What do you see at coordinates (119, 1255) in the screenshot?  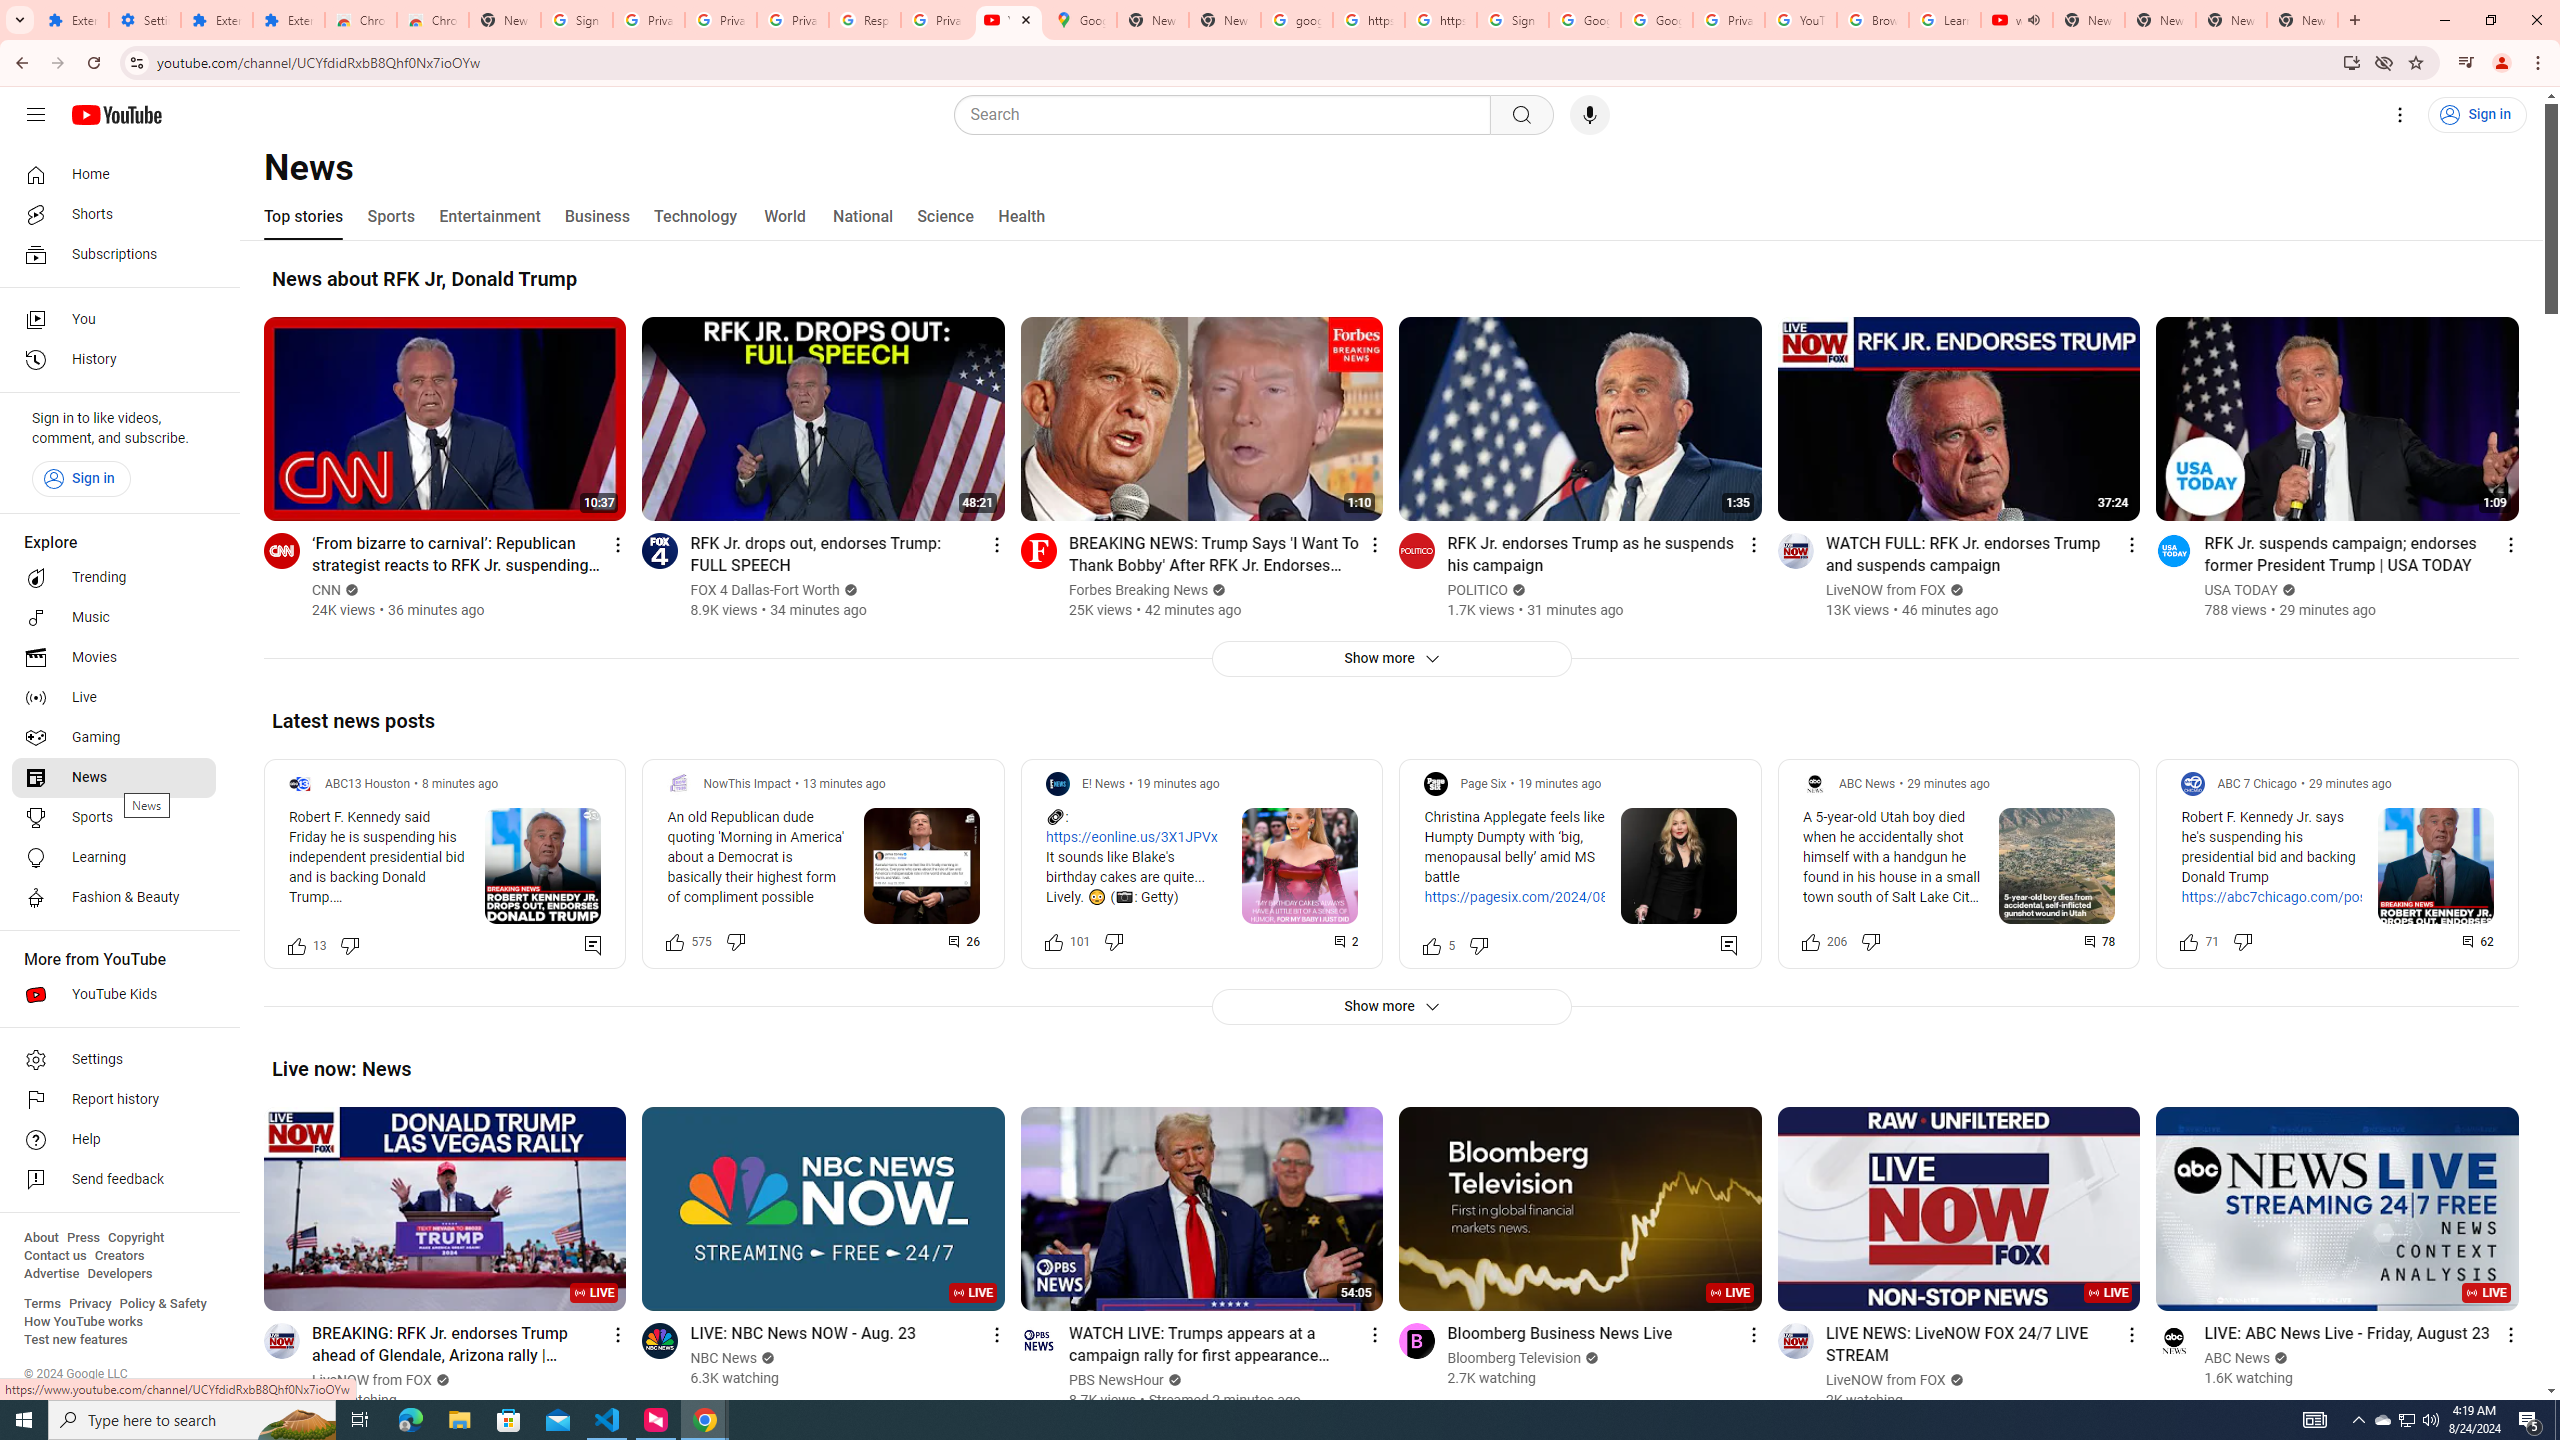 I see `'Creators'` at bounding box center [119, 1255].